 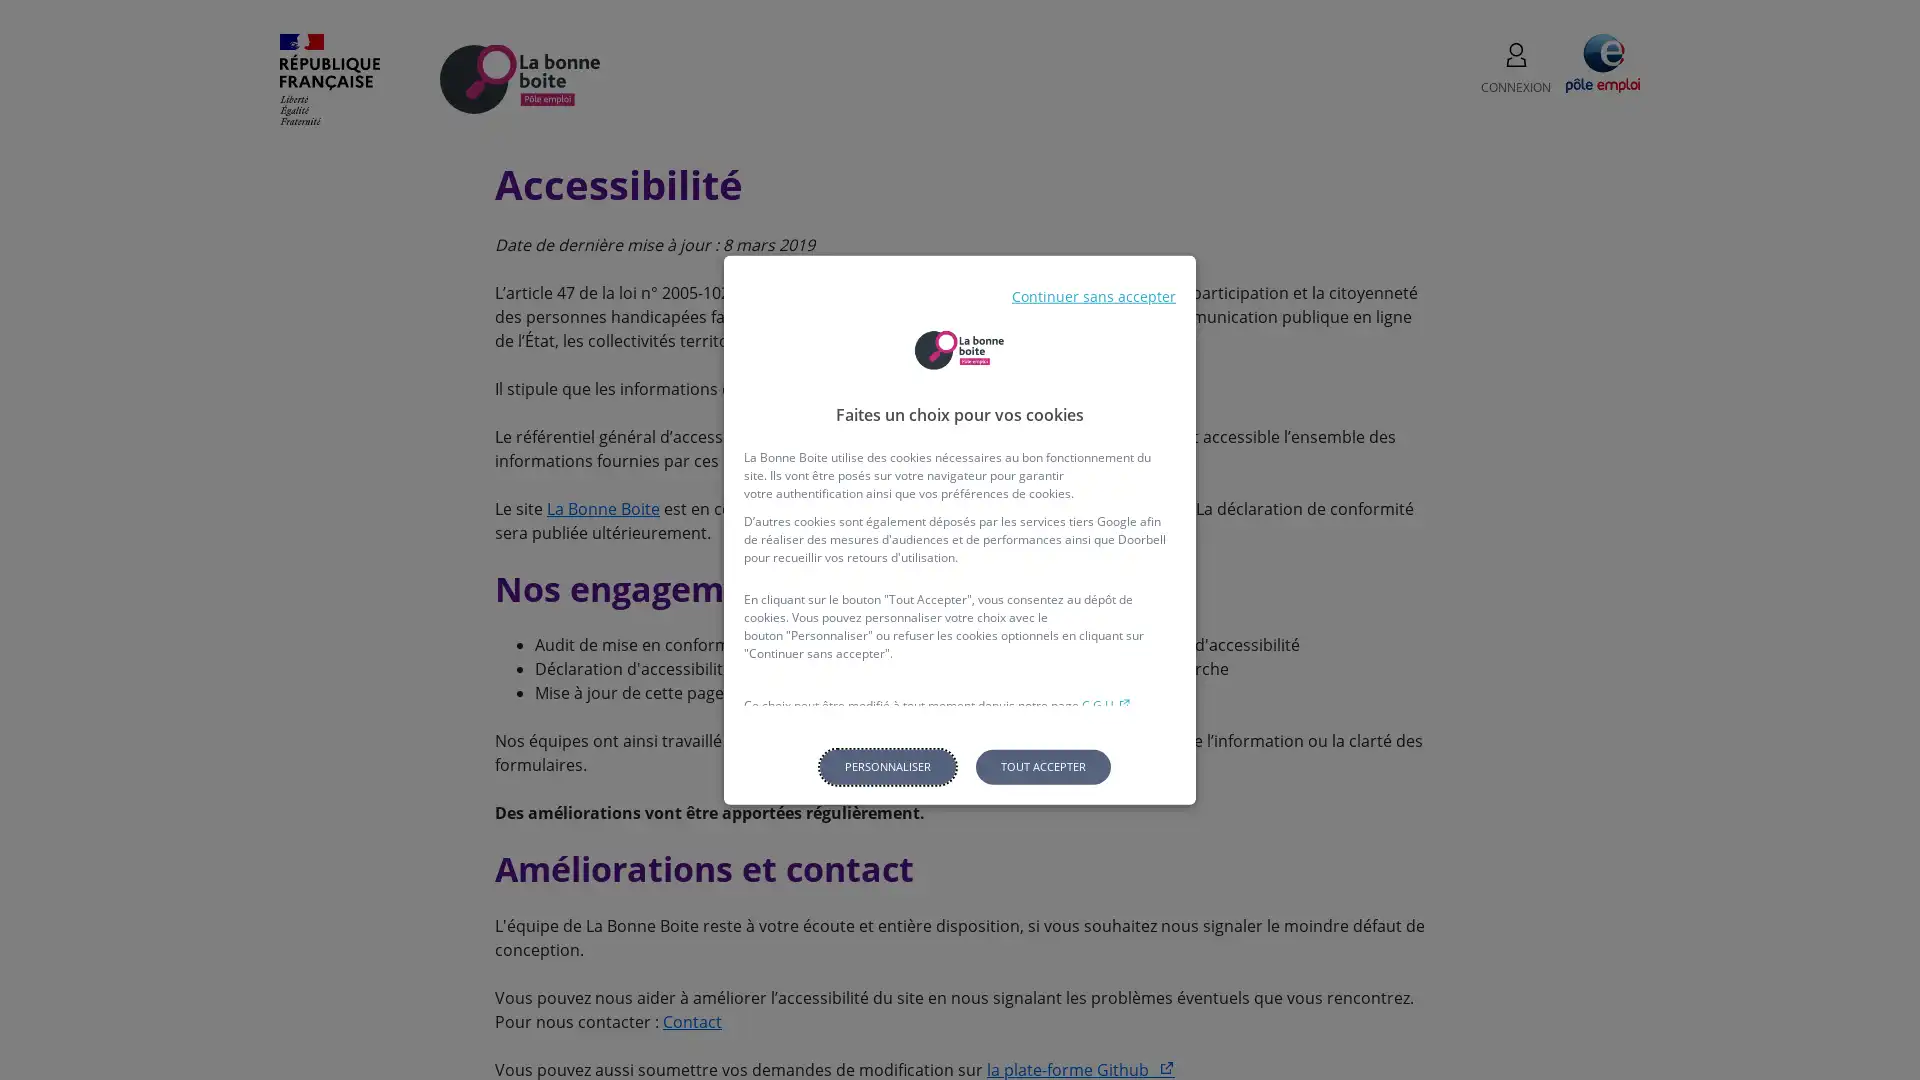 I want to click on Personnaliser les parametres de confidentialite, so click(x=886, y=765).